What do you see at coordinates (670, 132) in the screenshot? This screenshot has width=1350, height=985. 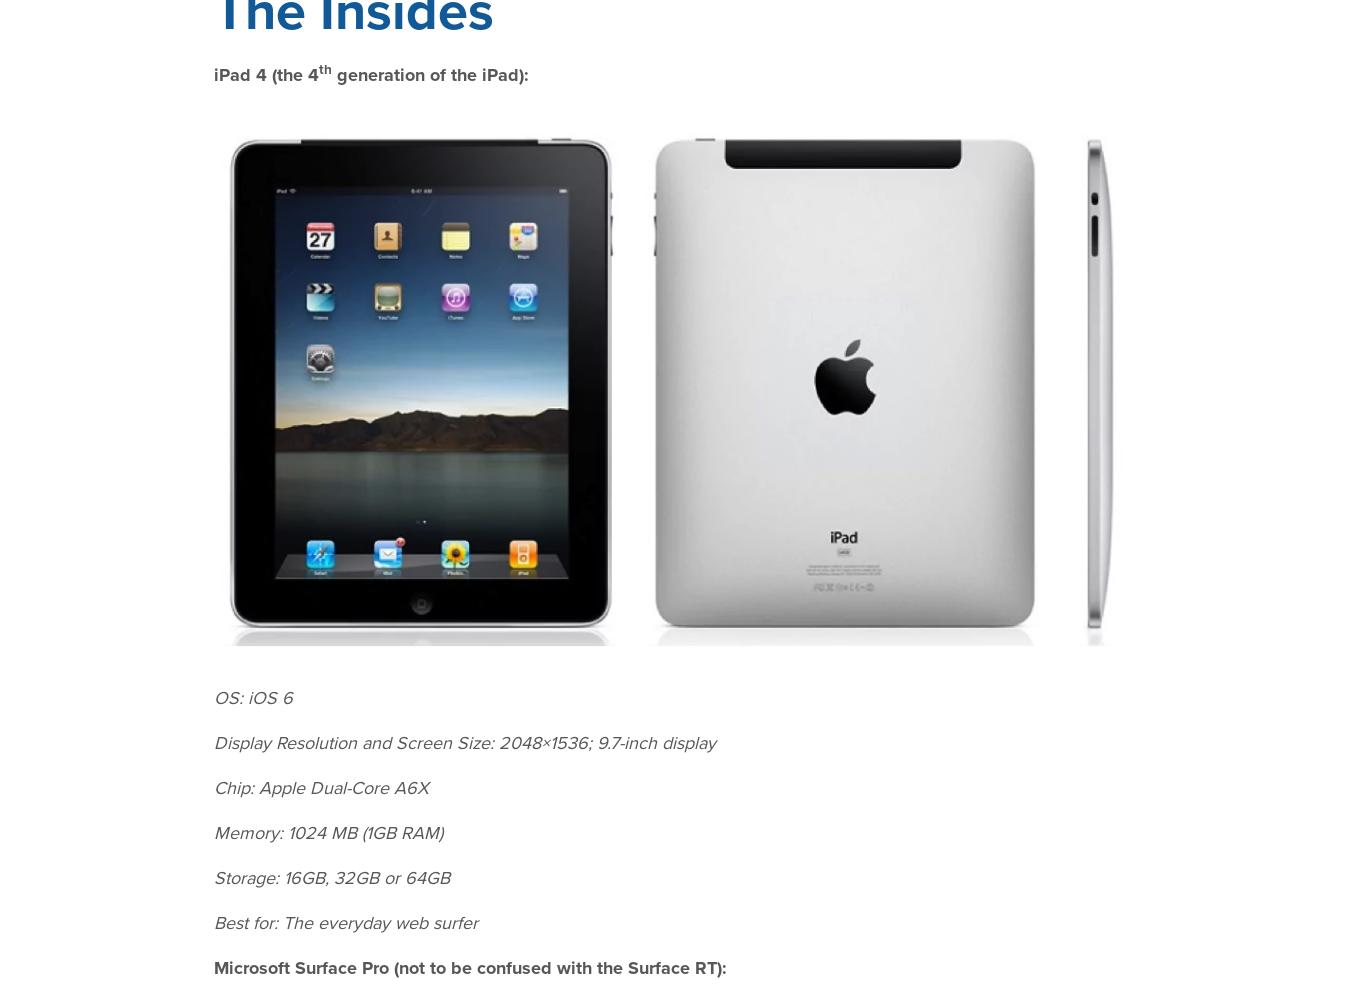 I see `'Federated Authentication with a SAML Identity Provider'` at bounding box center [670, 132].